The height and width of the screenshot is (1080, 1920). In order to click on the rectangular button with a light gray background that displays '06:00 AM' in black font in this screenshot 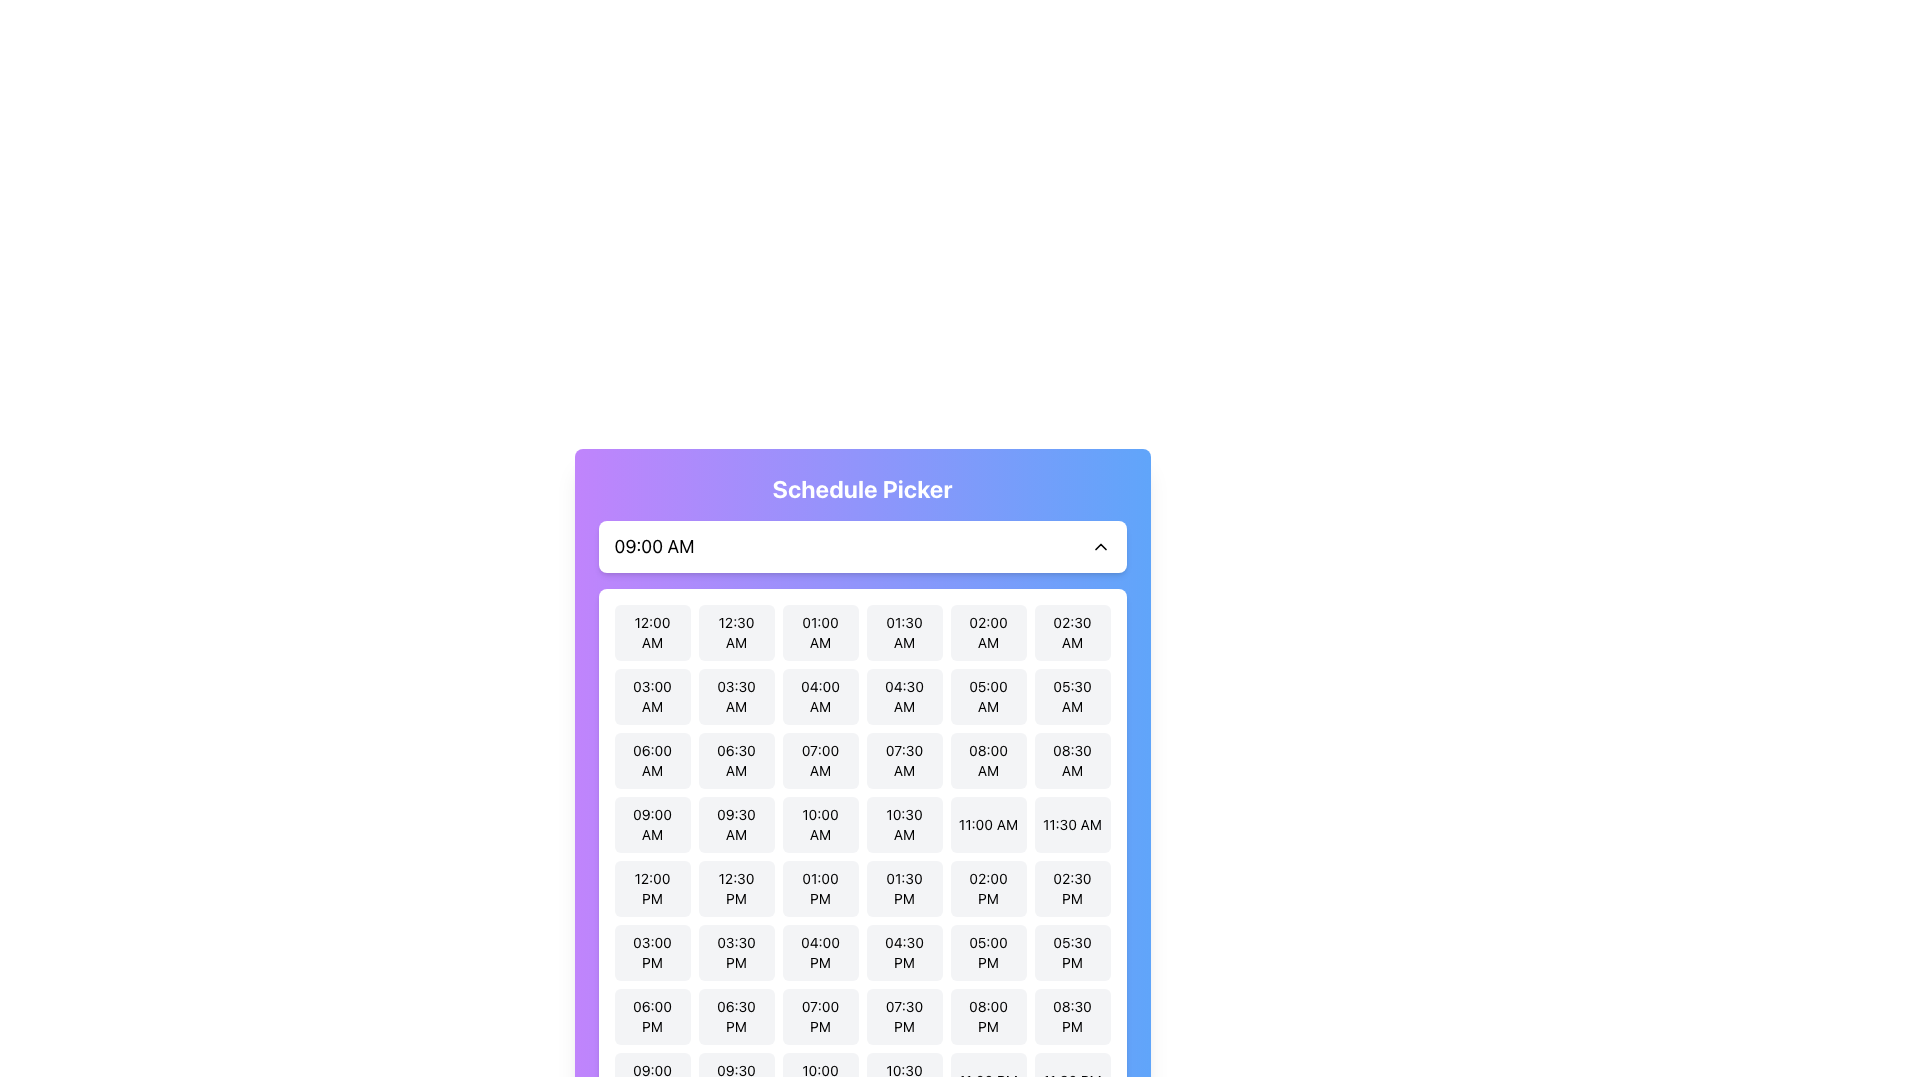, I will do `click(652, 760)`.